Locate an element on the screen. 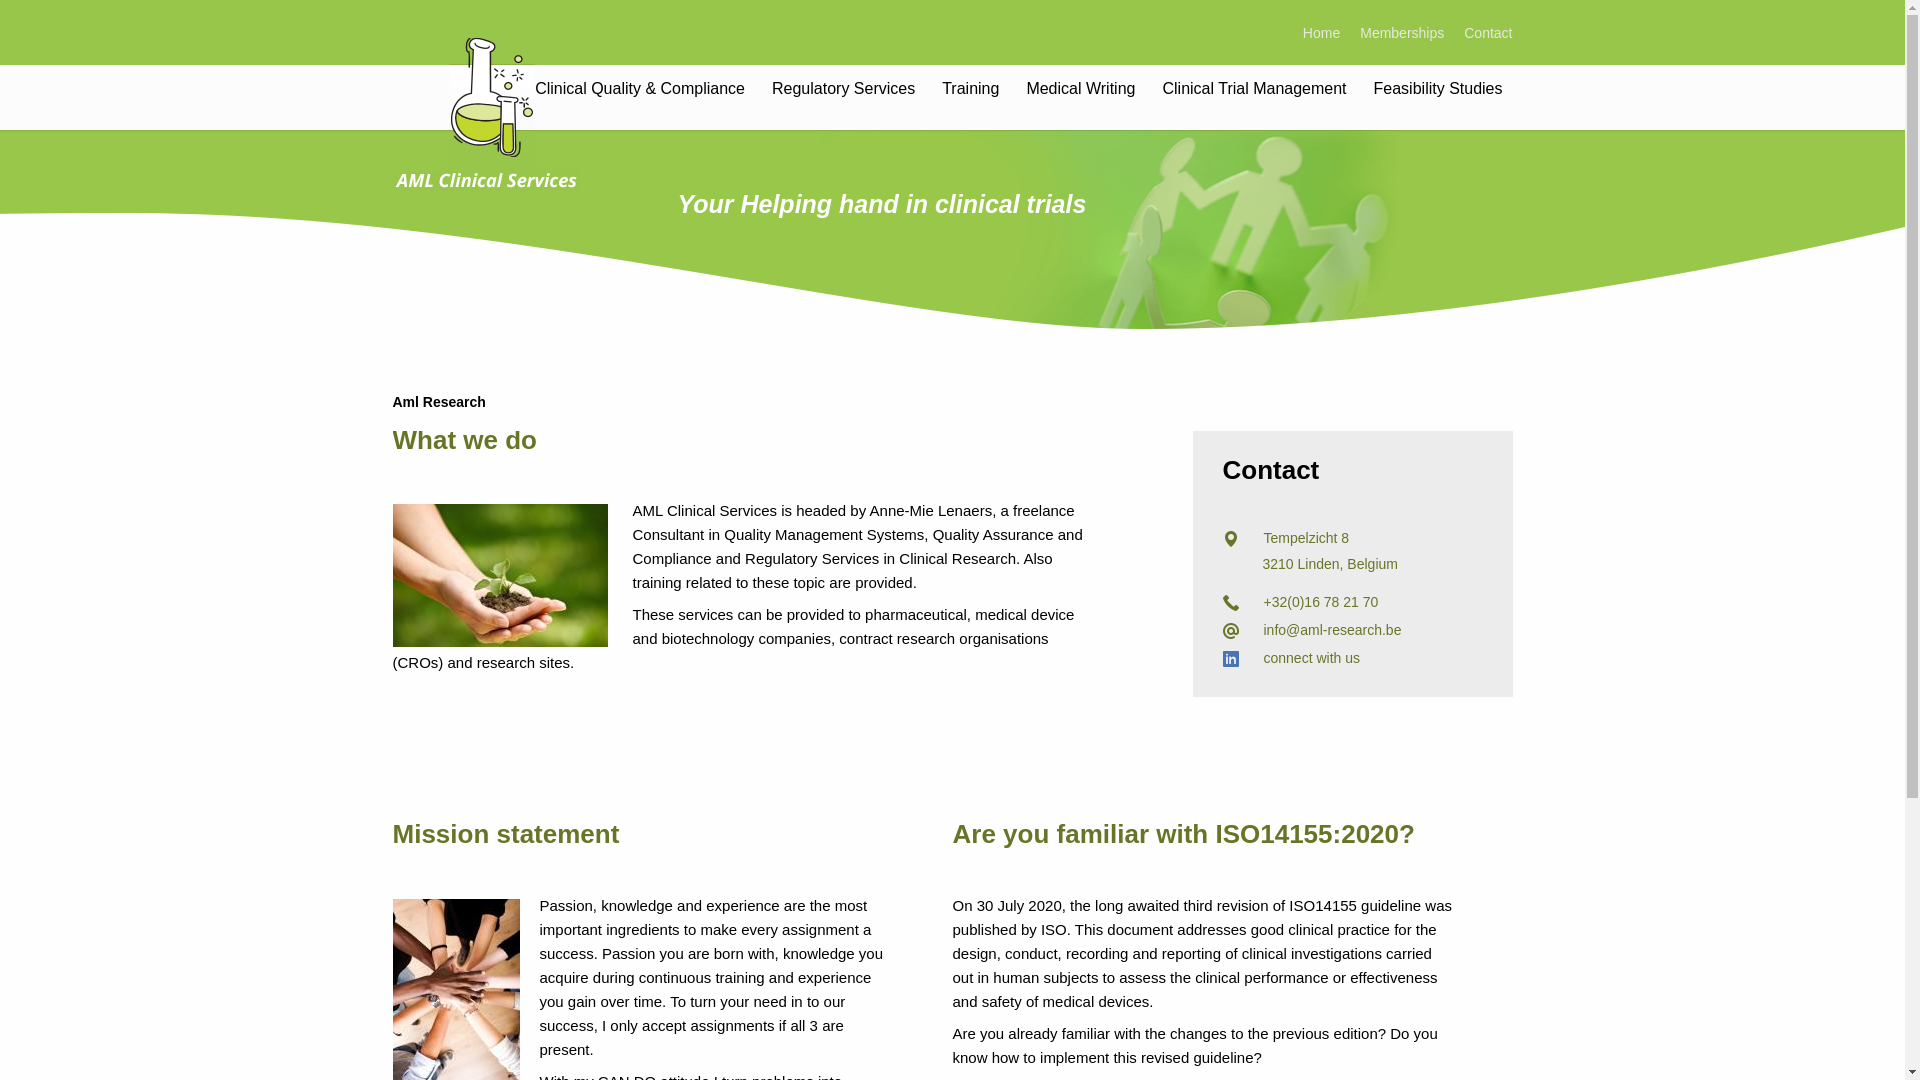 The width and height of the screenshot is (1920, 1080). 'Feasibility Studies' is located at coordinates (1437, 87).